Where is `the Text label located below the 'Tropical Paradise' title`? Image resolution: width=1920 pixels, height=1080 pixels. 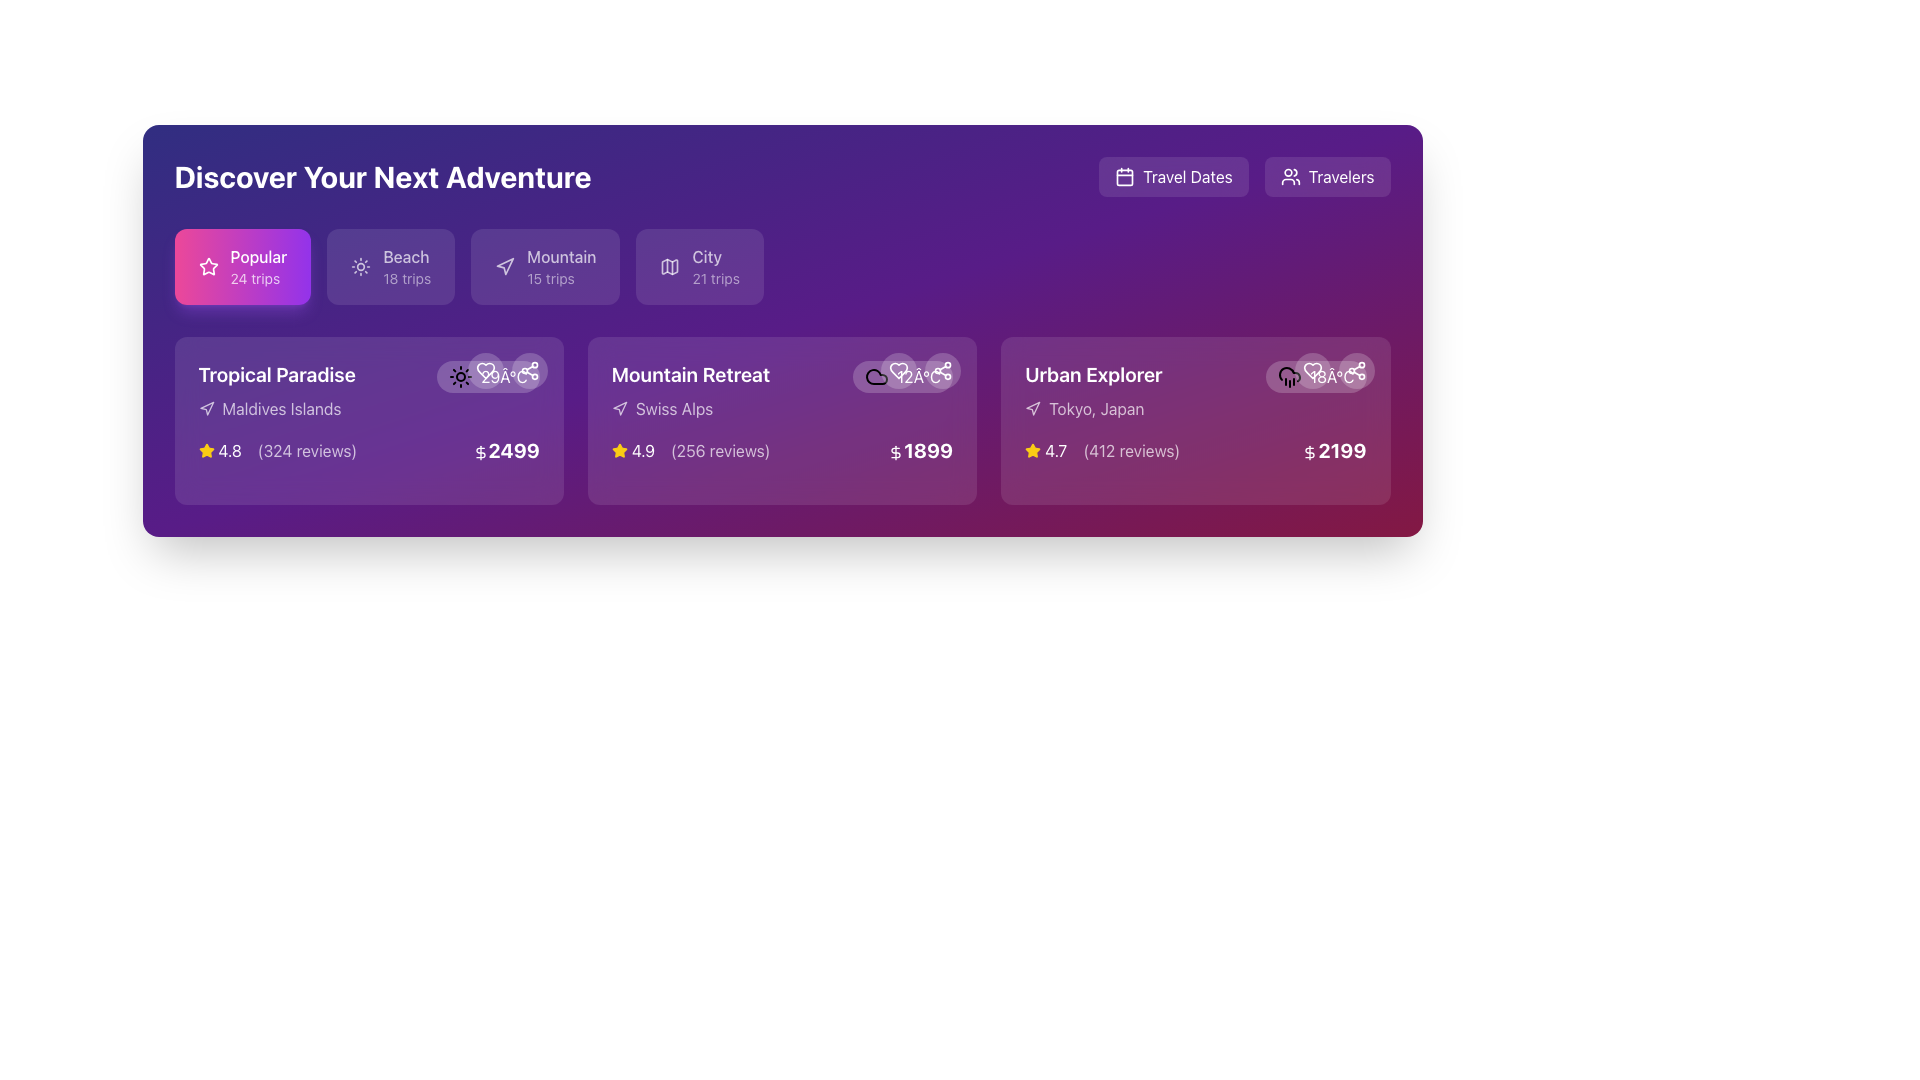 the Text label located below the 'Tropical Paradise' title is located at coordinates (281, 407).